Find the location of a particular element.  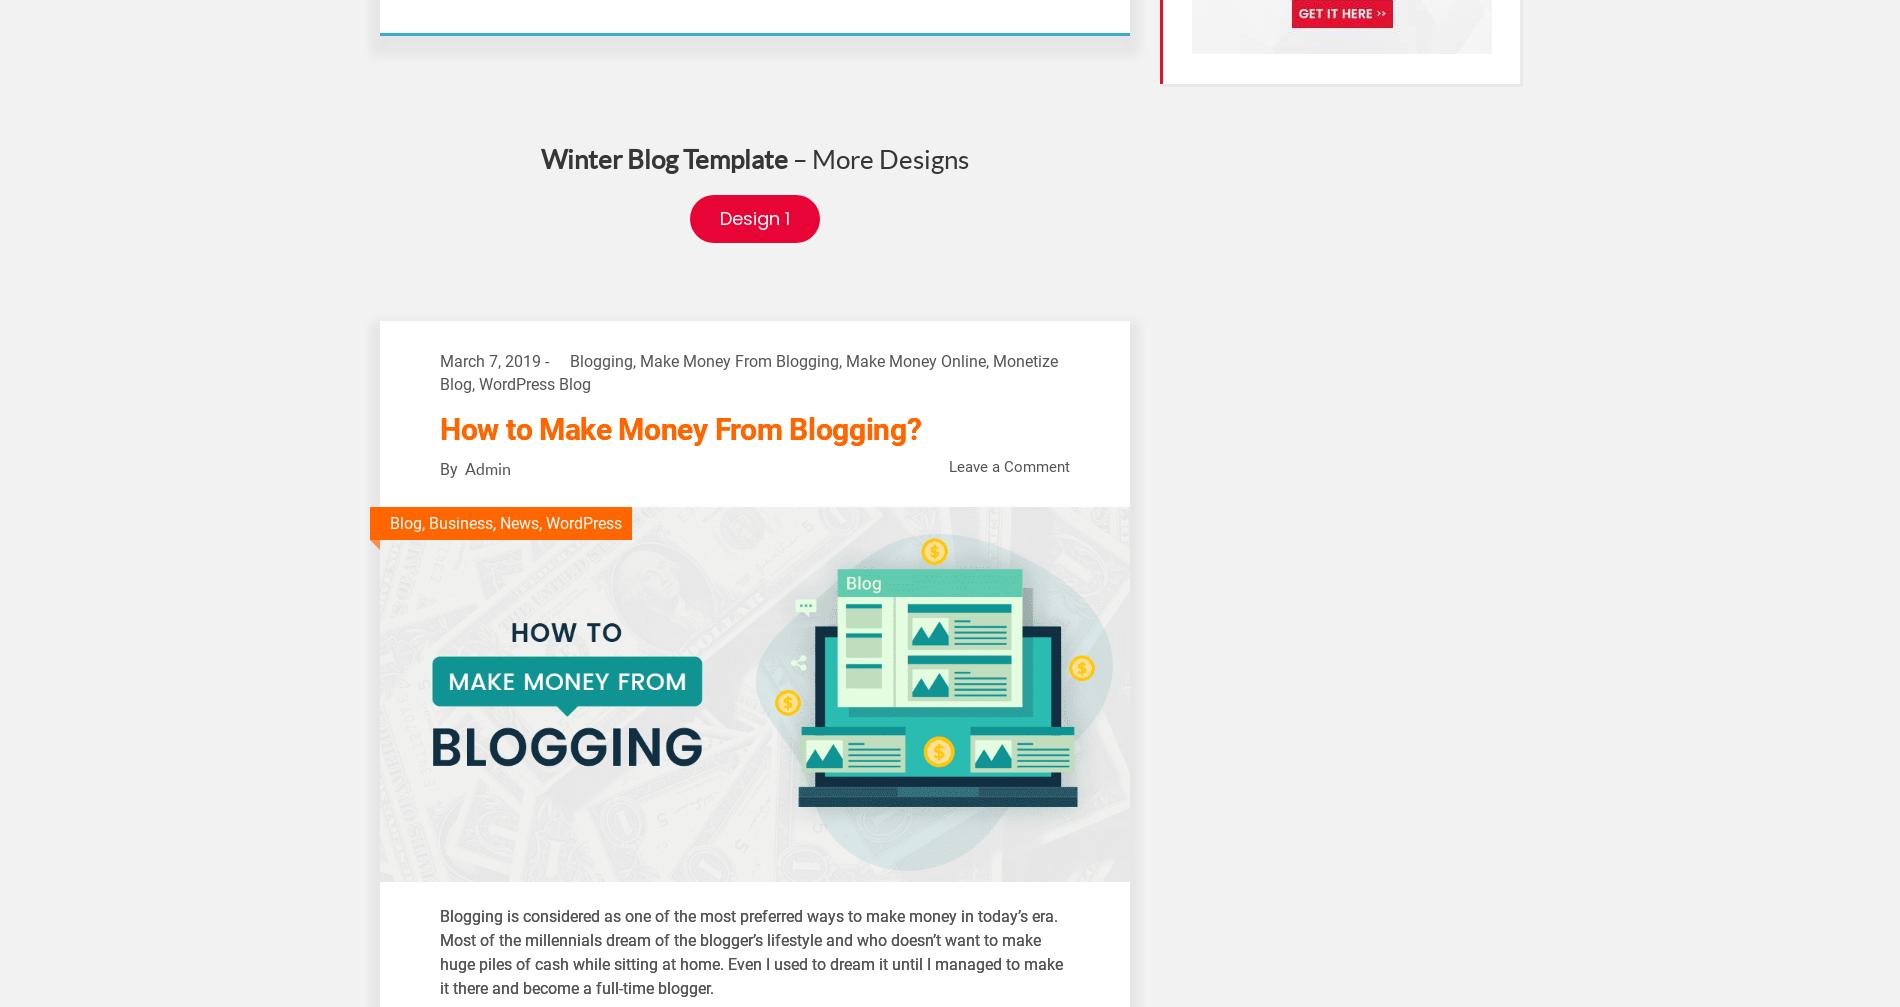

'Leave a Comment' is located at coordinates (1009, 467).